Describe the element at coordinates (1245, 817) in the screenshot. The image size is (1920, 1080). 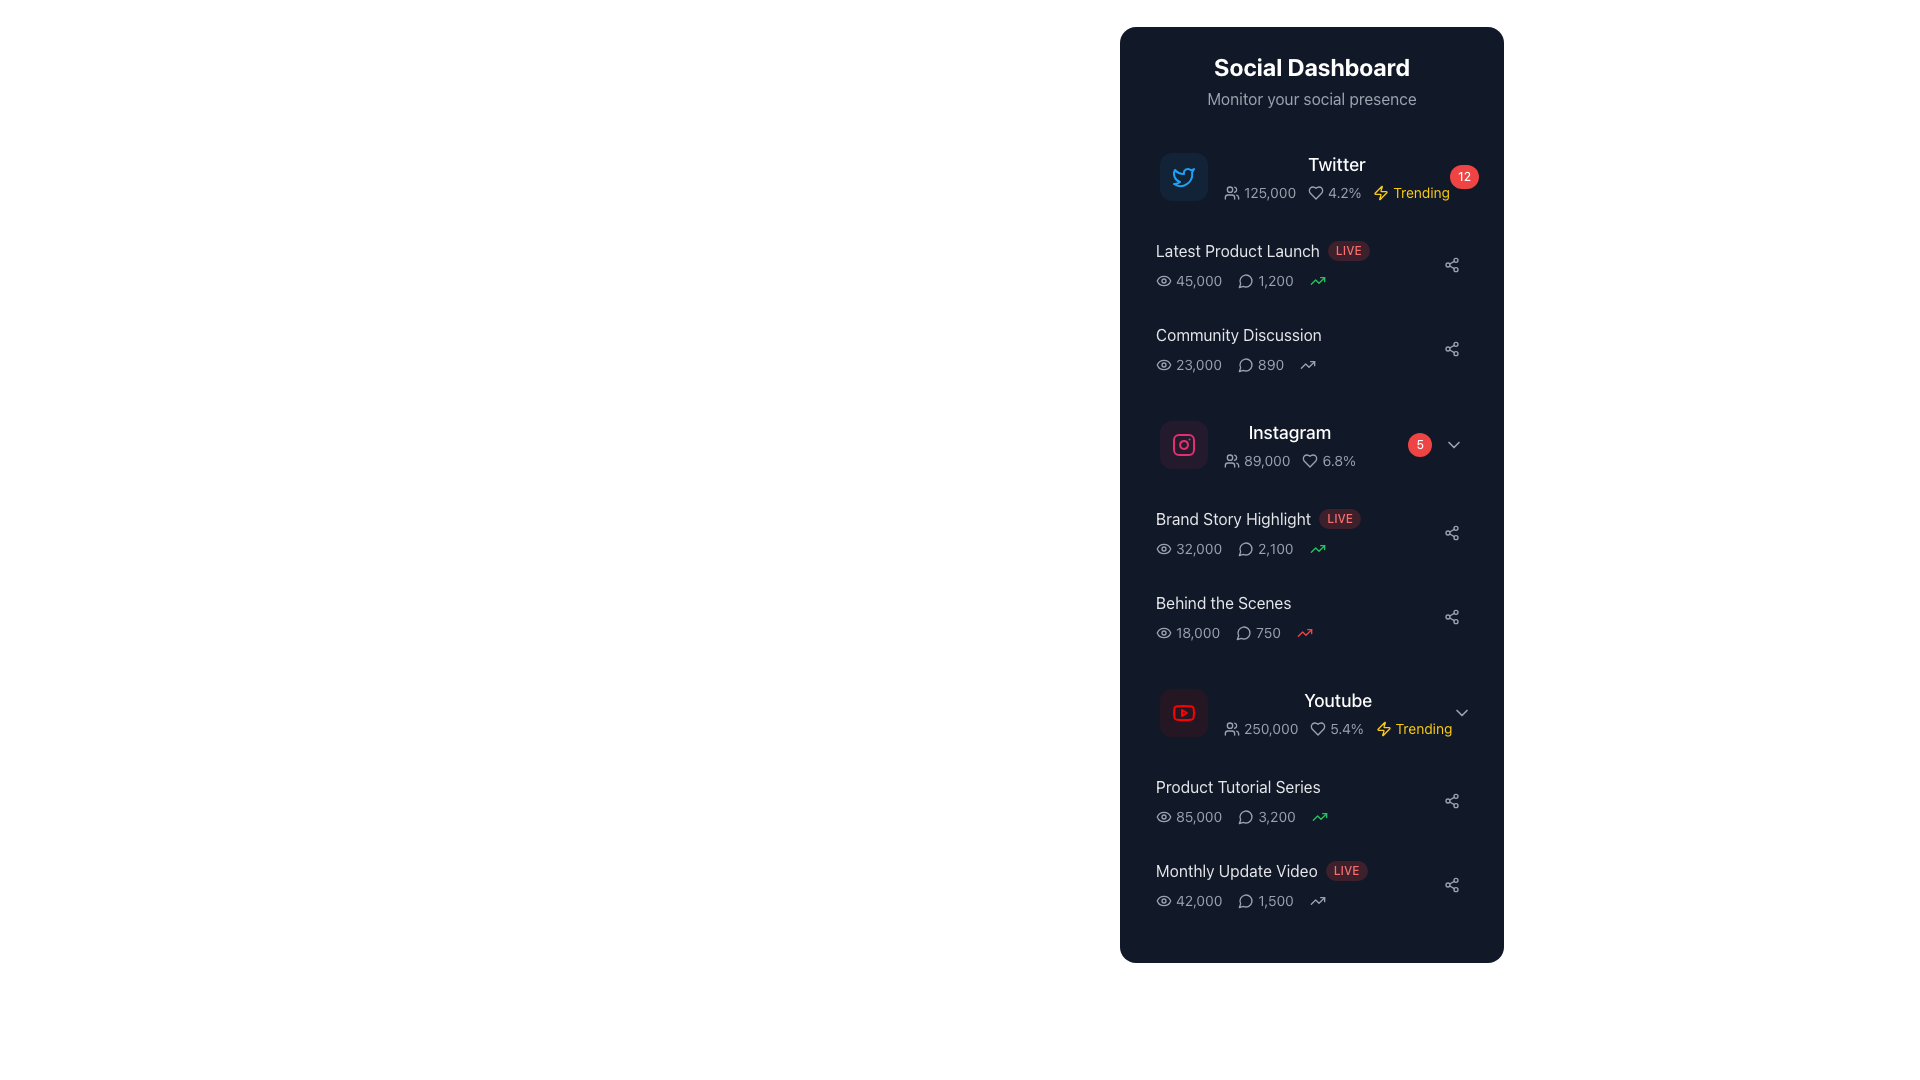
I see `the circular speech bubble icon located in the 'Product Tutorial Series' section, adjacent to the text '3,200', indicating comments or messages` at that location.